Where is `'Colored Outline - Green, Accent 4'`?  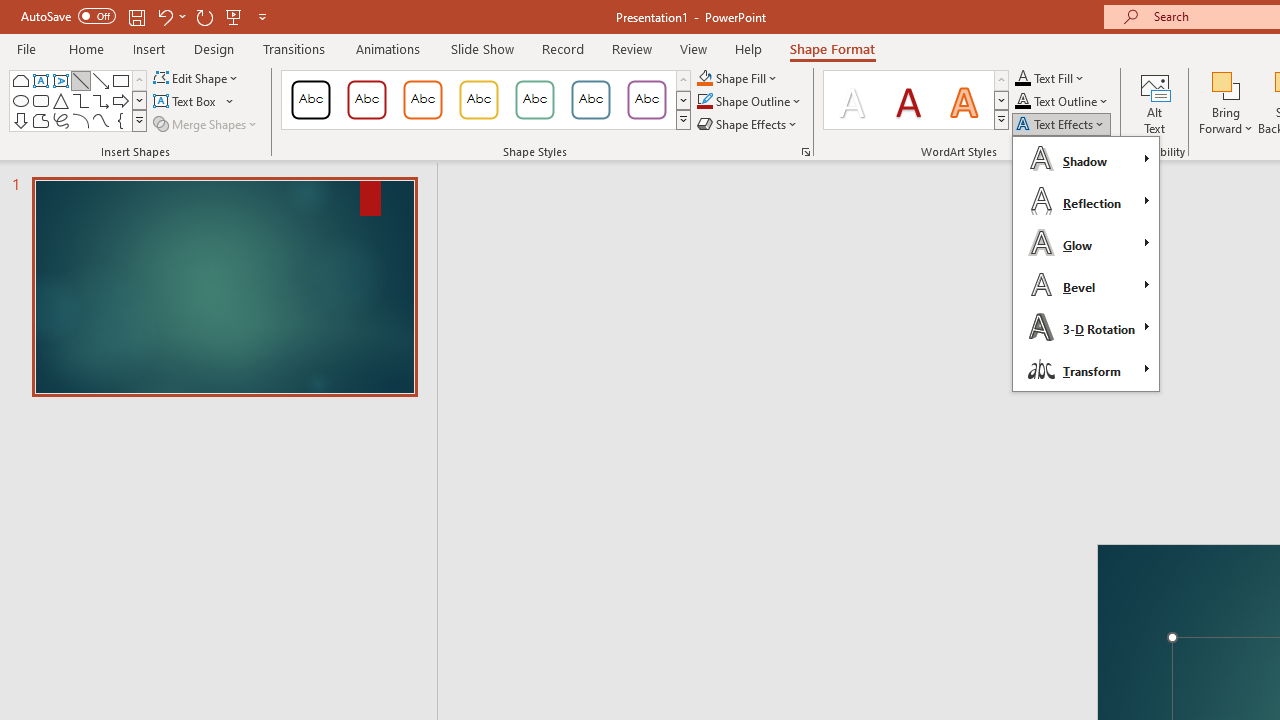 'Colored Outline - Green, Accent 4' is located at coordinates (535, 100).